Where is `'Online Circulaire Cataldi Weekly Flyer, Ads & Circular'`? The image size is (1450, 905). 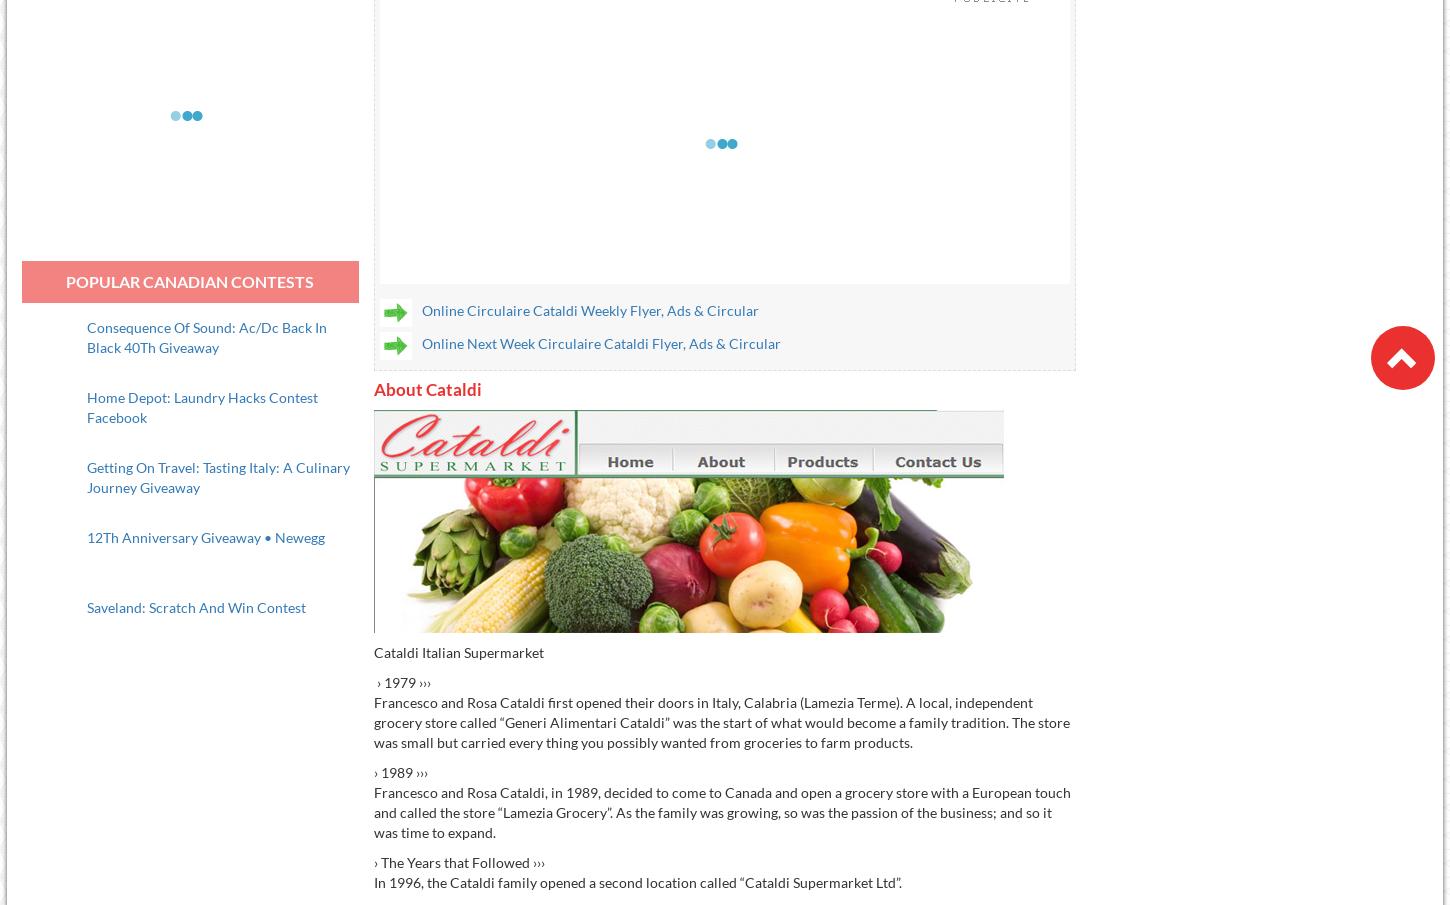 'Online Circulaire Cataldi Weekly Flyer, Ads & Circular' is located at coordinates (589, 309).